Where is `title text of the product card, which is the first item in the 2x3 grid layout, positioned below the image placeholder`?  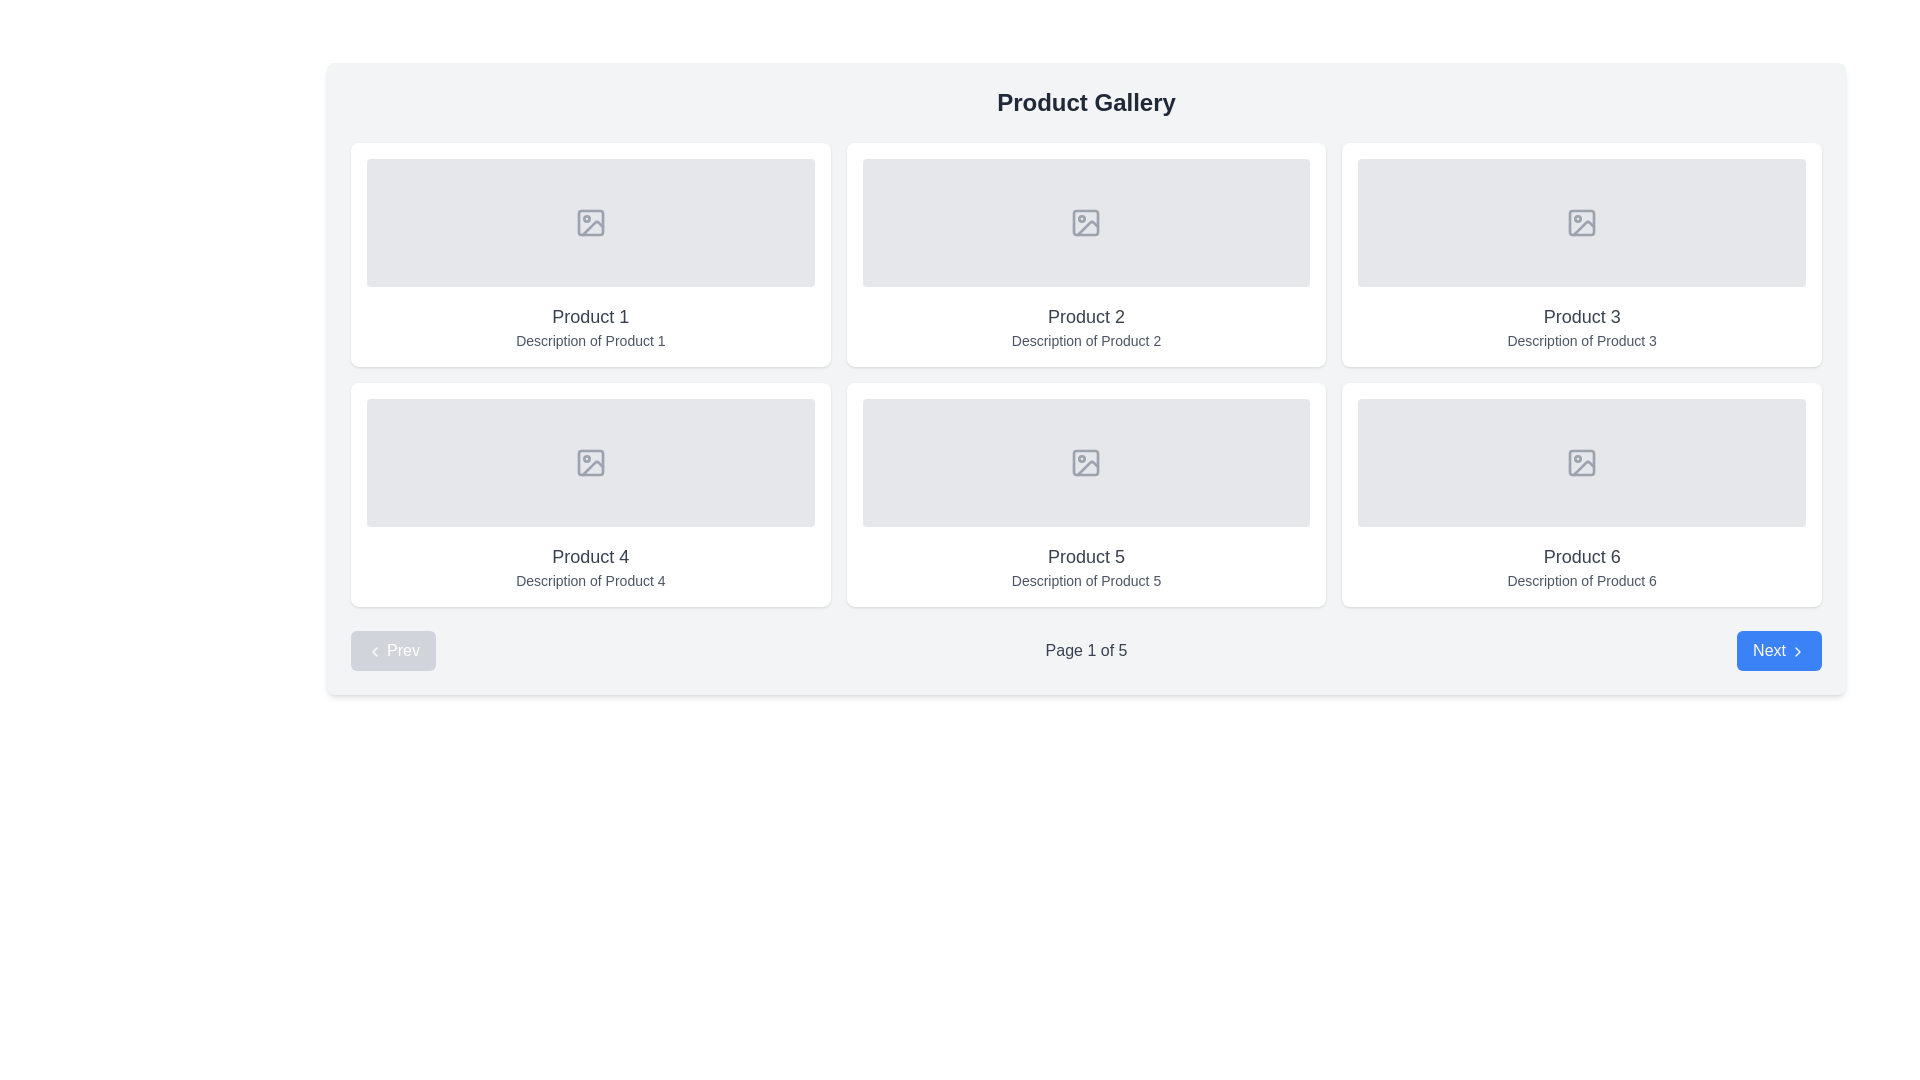 title text of the product card, which is the first item in the 2x3 grid layout, positioned below the image placeholder is located at coordinates (589, 315).